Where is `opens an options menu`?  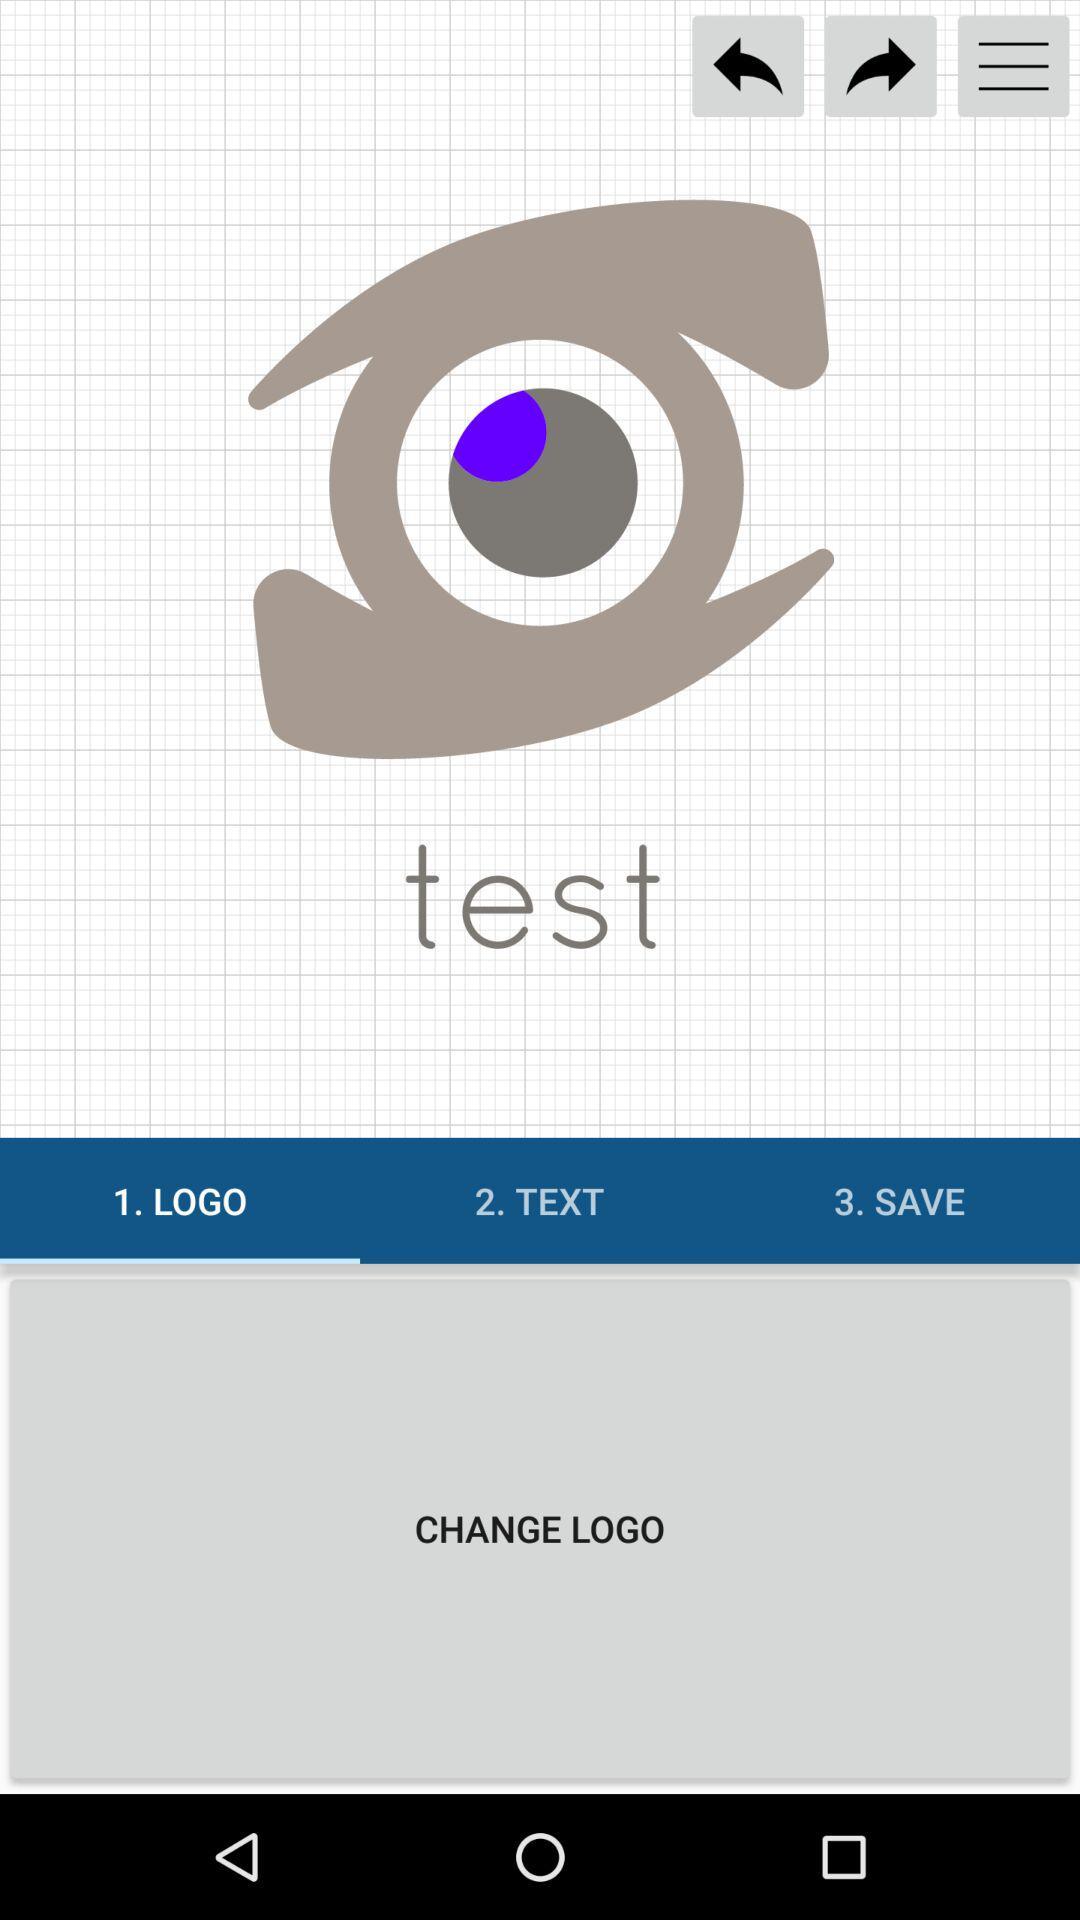 opens an options menu is located at coordinates (1013, 66).